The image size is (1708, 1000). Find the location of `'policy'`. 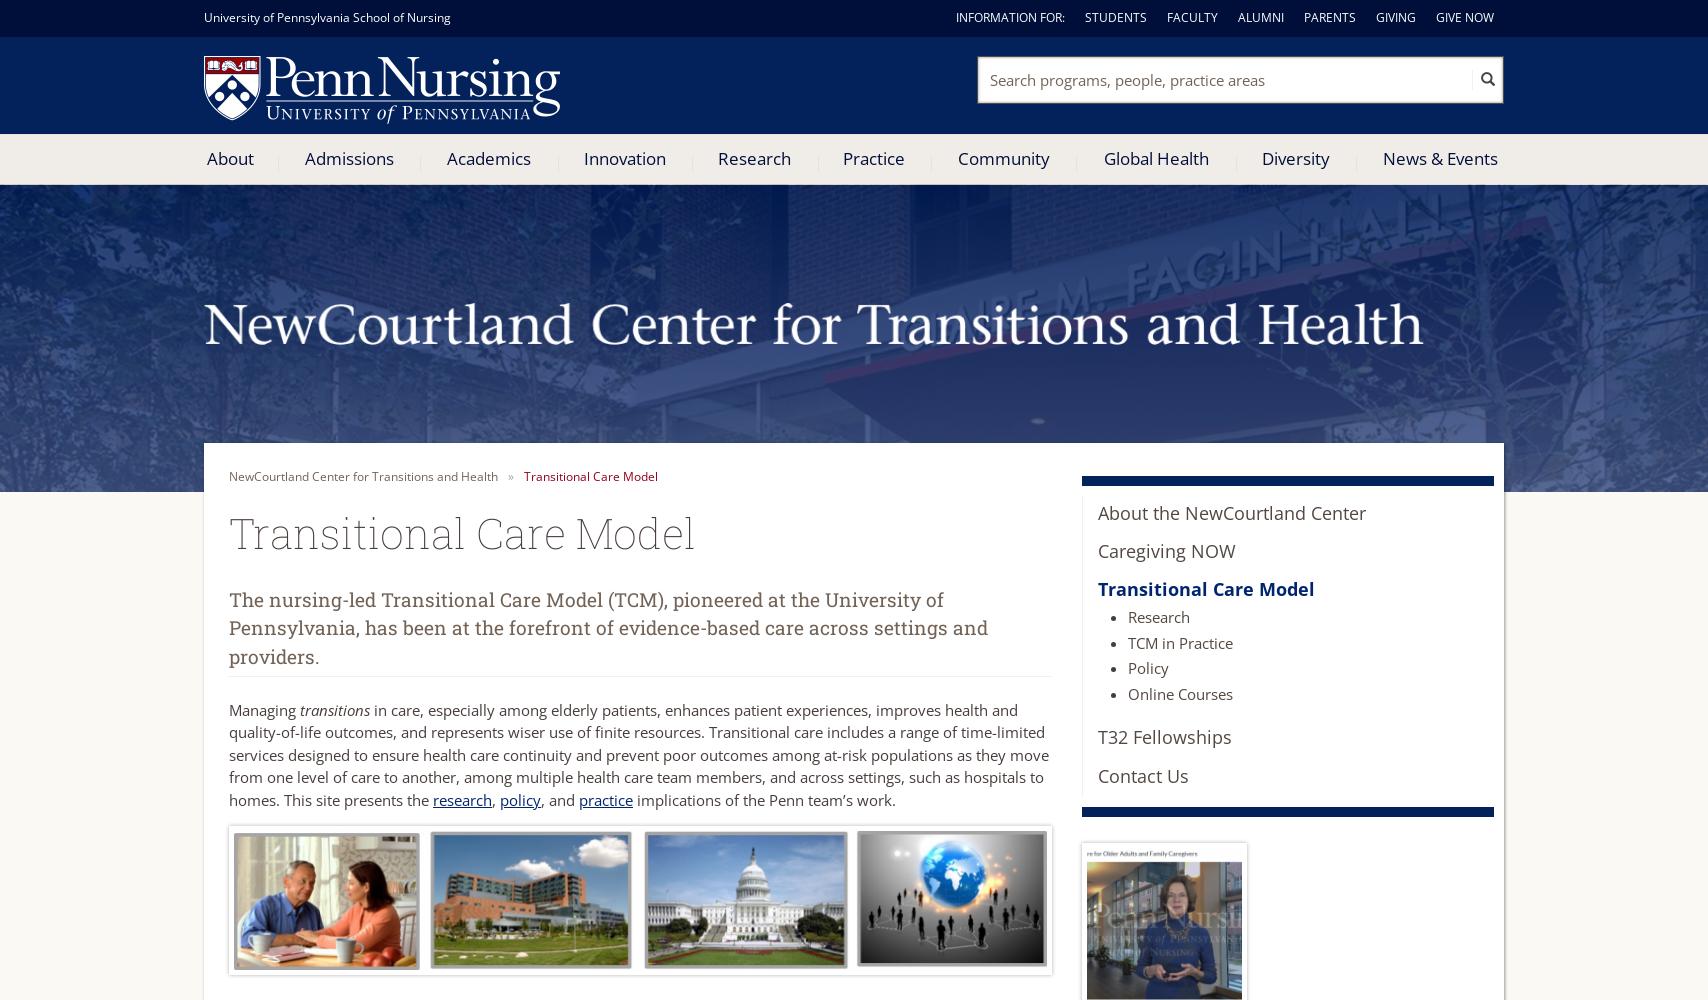

'policy' is located at coordinates (520, 799).